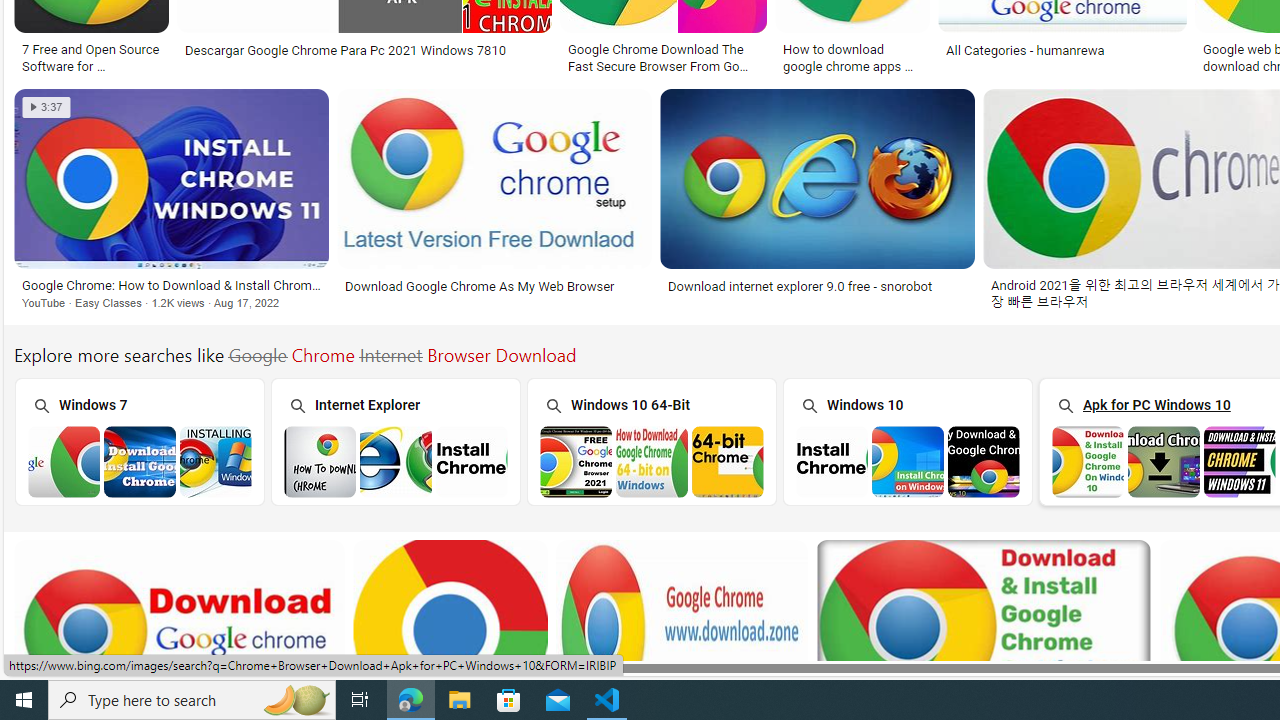 Image resolution: width=1280 pixels, height=720 pixels. I want to click on 'Windows 7', so click(137, 440).